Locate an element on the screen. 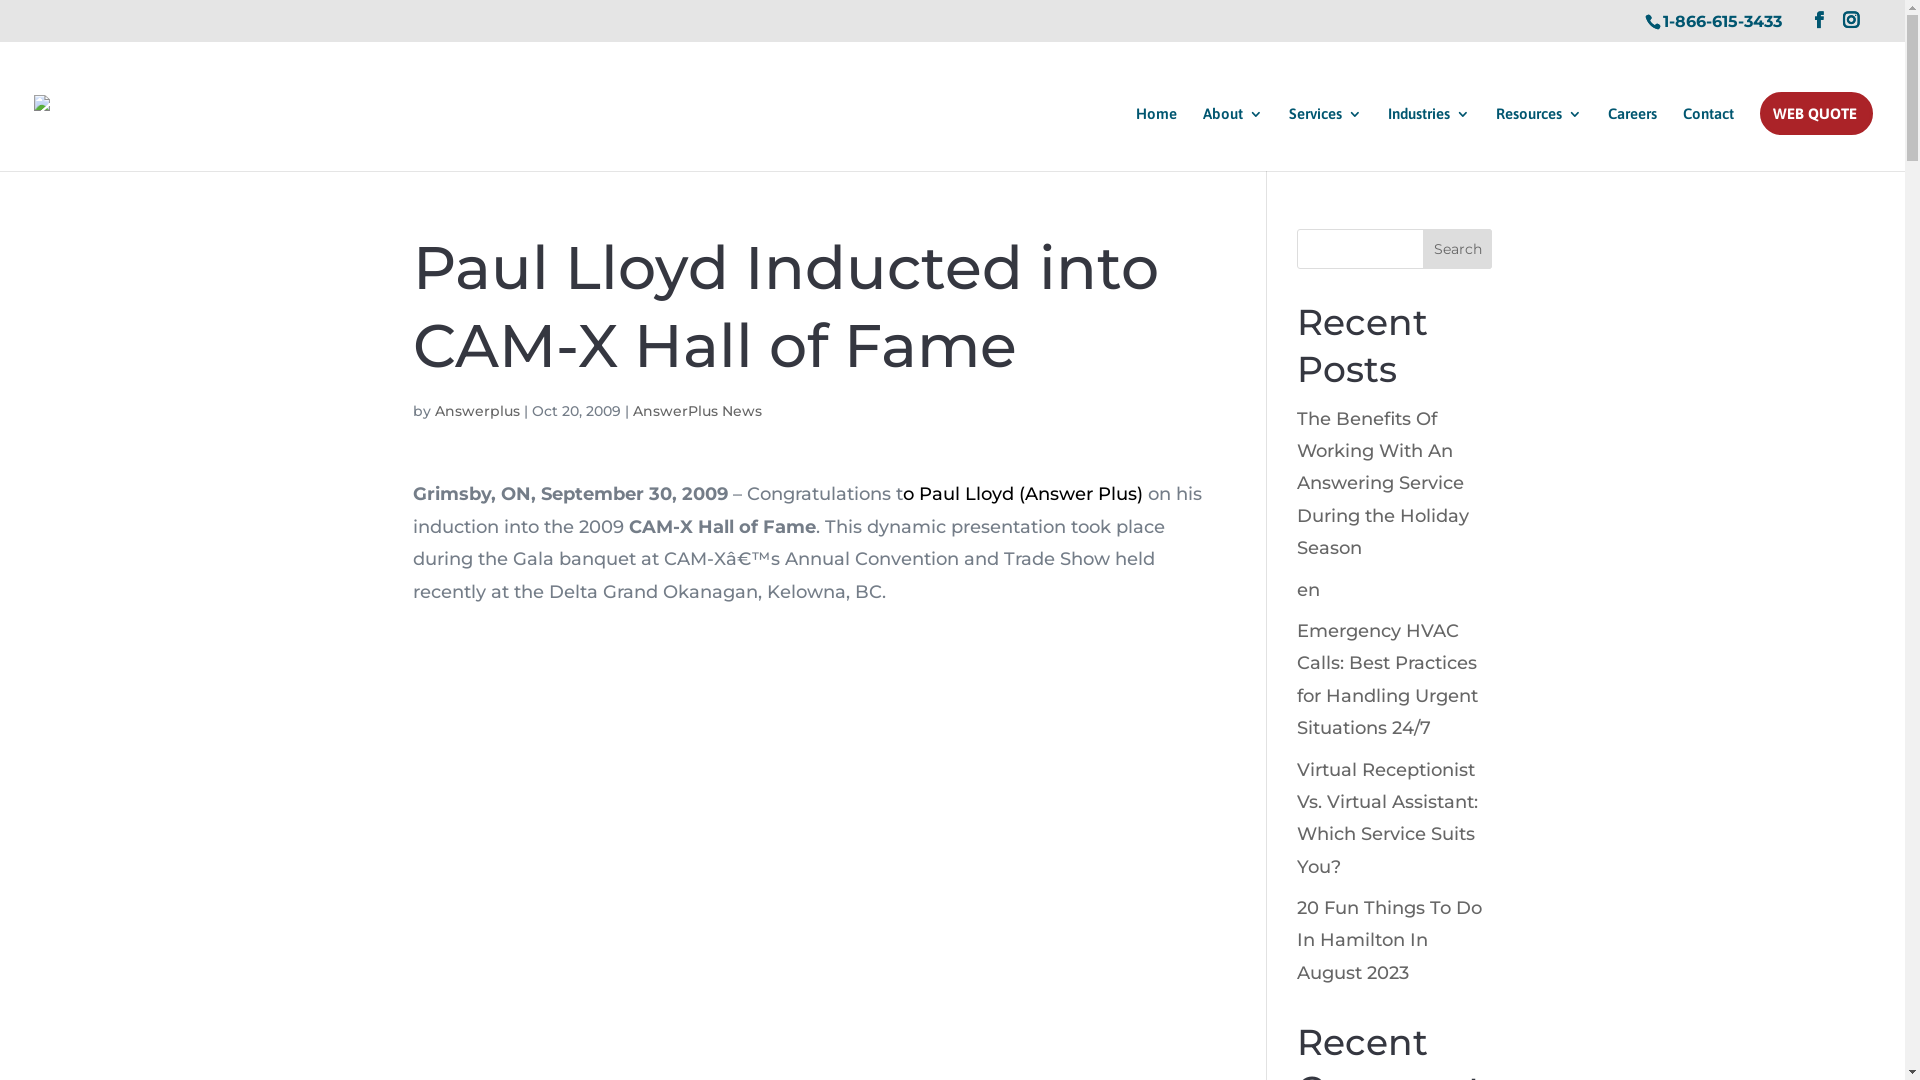 Image resolution: width=1920 pixels, height=1080 pixels. 'Answerplus' is located at coordinates (475, 410).